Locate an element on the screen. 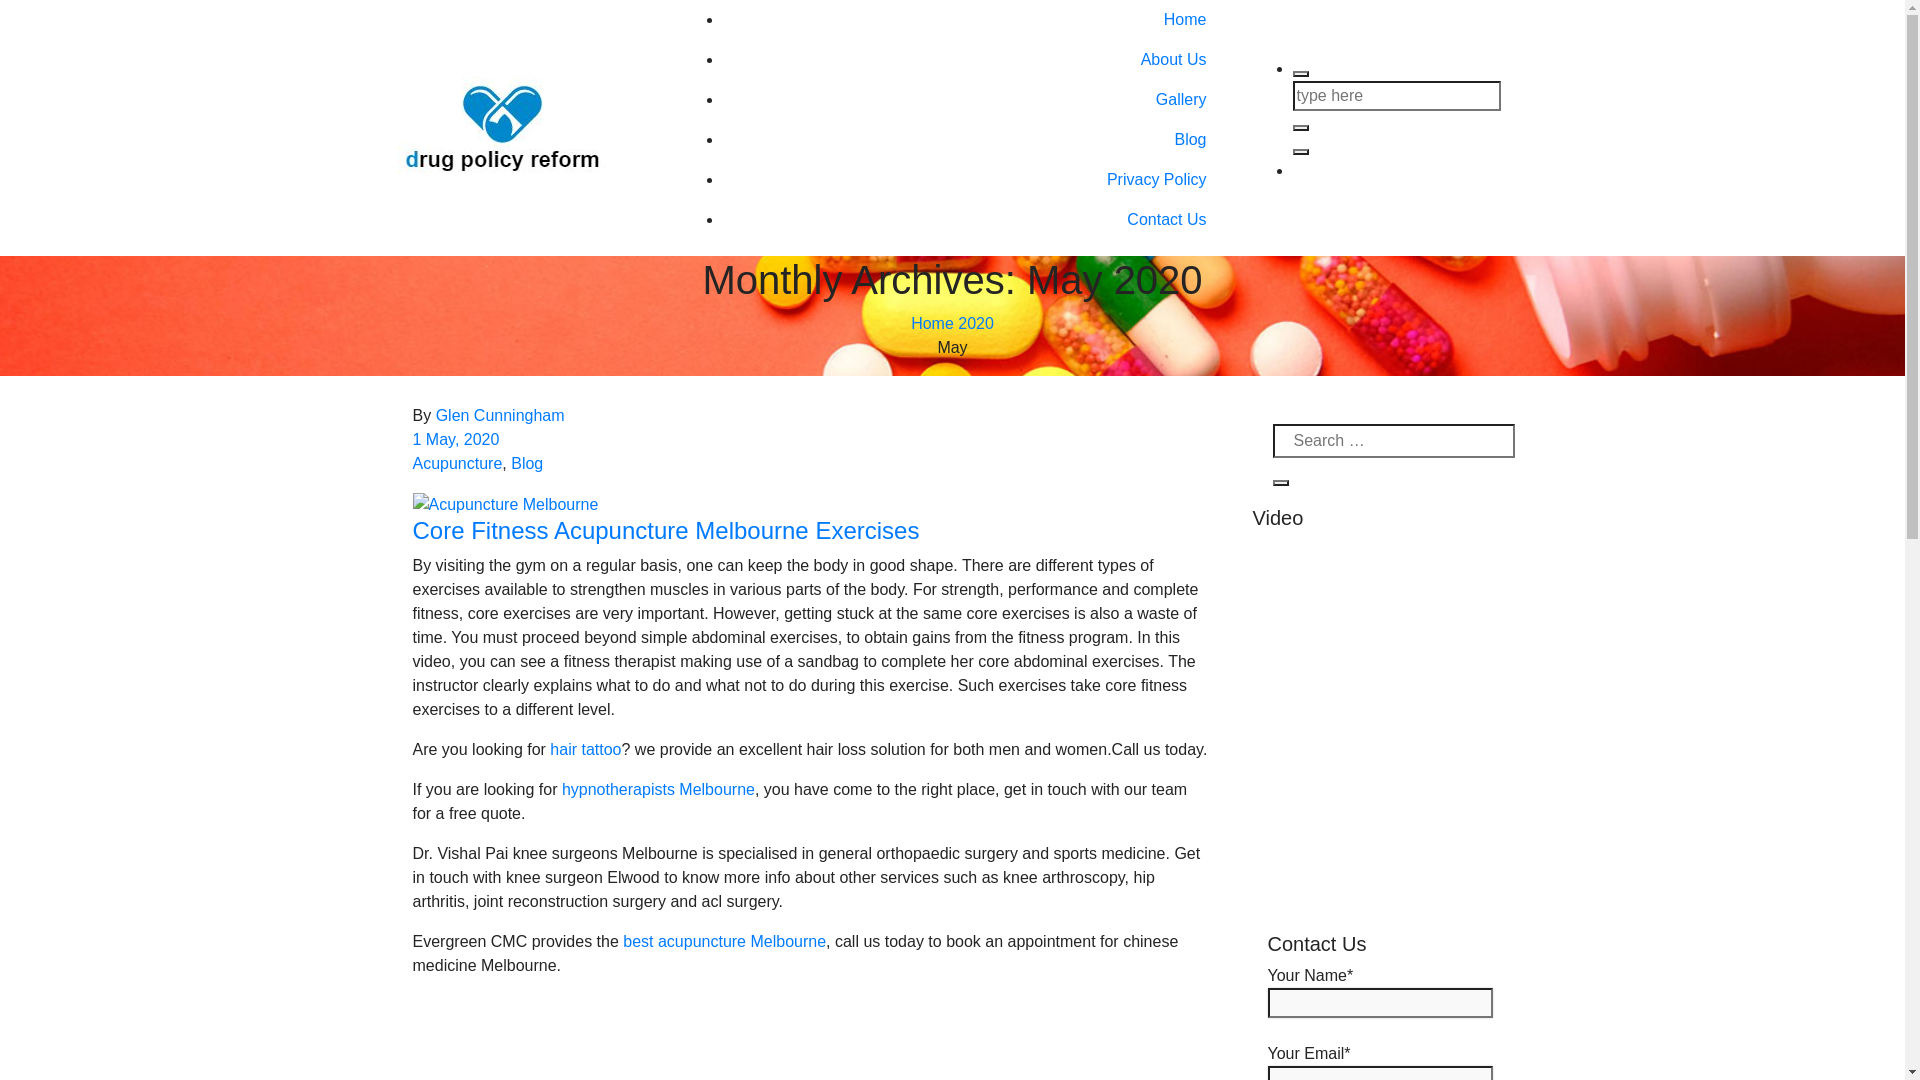 The image size is (1920, 1080). '1 May, 2020' is located at coordinates (454, 438).